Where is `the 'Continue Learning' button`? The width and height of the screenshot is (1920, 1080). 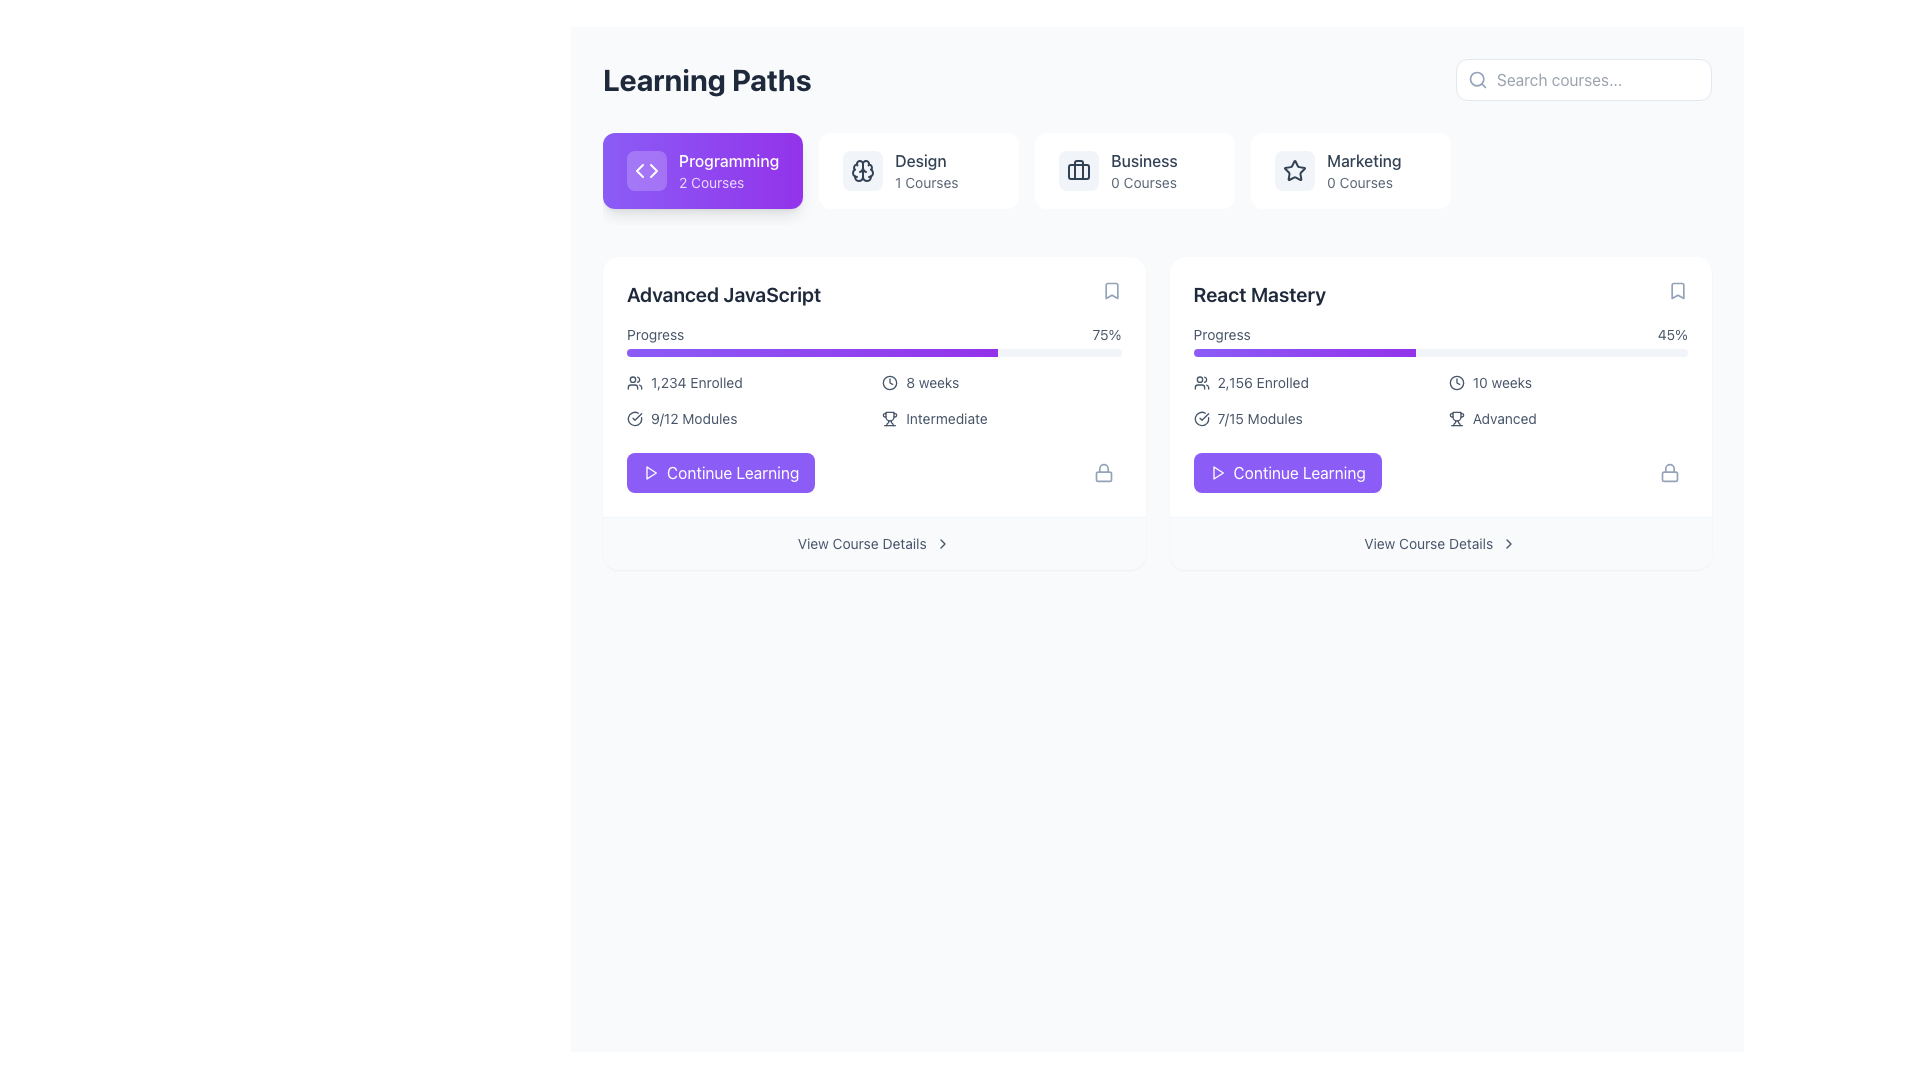 the 'Continue Learning' button is located at coordinates (720, 473).